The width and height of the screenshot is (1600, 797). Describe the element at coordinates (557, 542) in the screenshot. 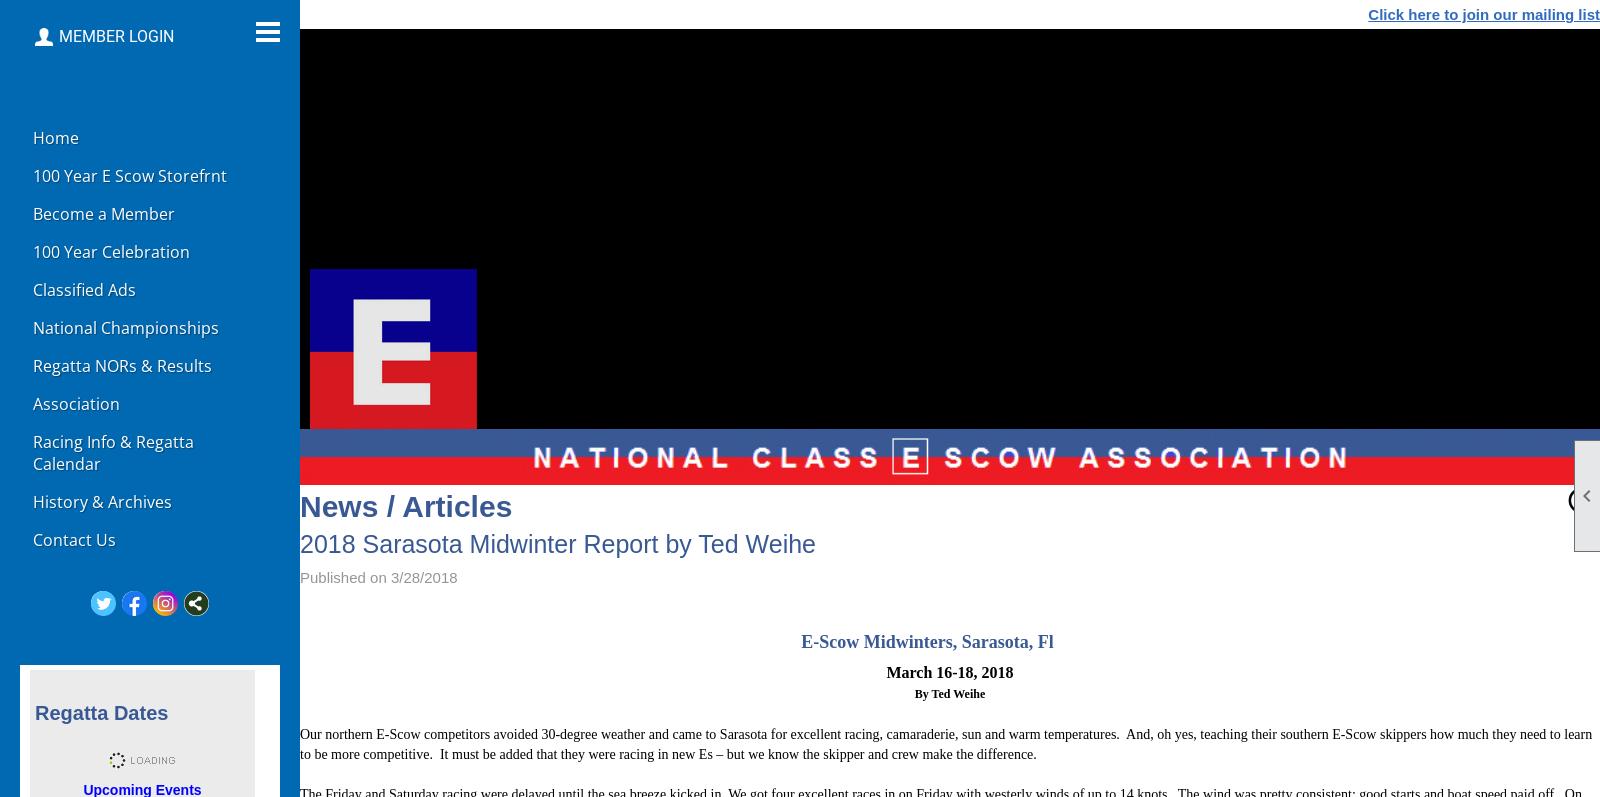

I see `'2018 Sarasota Midwinter Report by Ted Weihe'` at that location.